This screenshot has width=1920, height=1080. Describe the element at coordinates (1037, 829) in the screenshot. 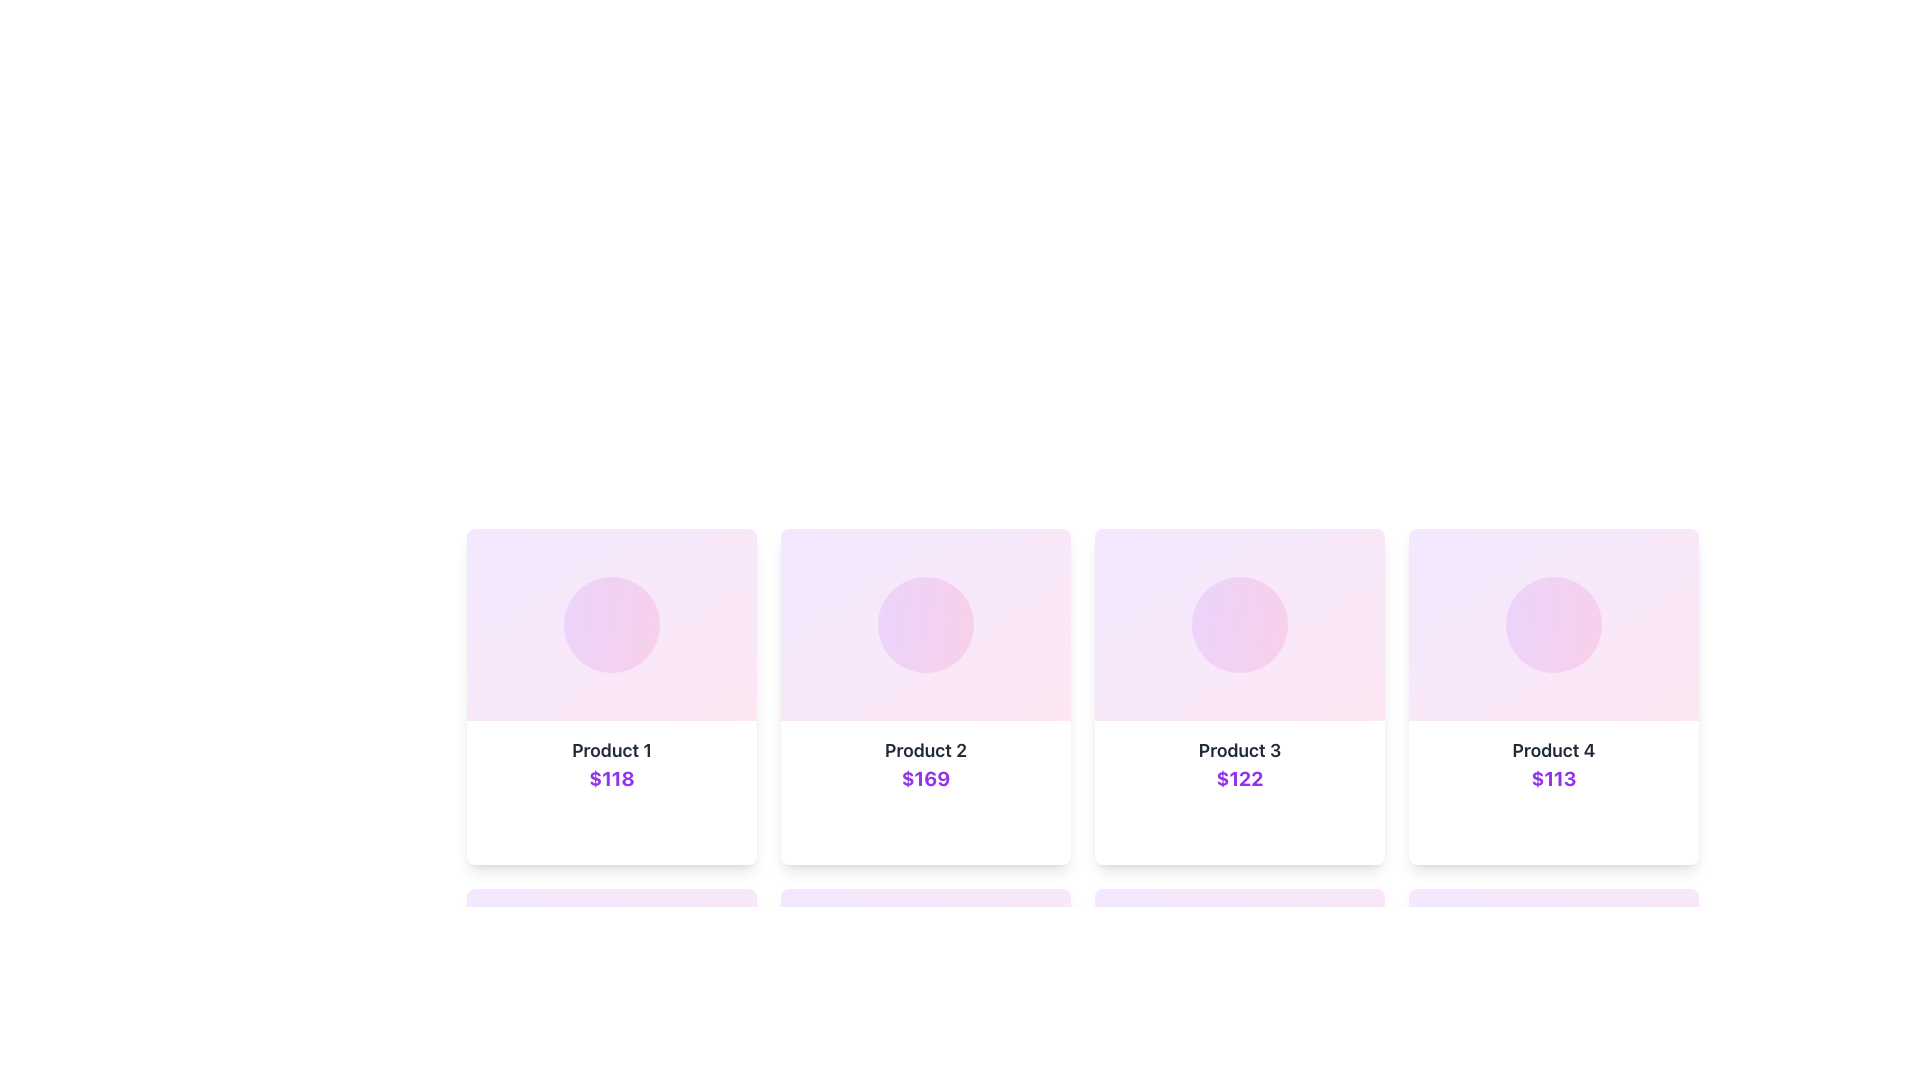

I see `the button located at the bottom-right of the 'Product 2' panel` at that location.